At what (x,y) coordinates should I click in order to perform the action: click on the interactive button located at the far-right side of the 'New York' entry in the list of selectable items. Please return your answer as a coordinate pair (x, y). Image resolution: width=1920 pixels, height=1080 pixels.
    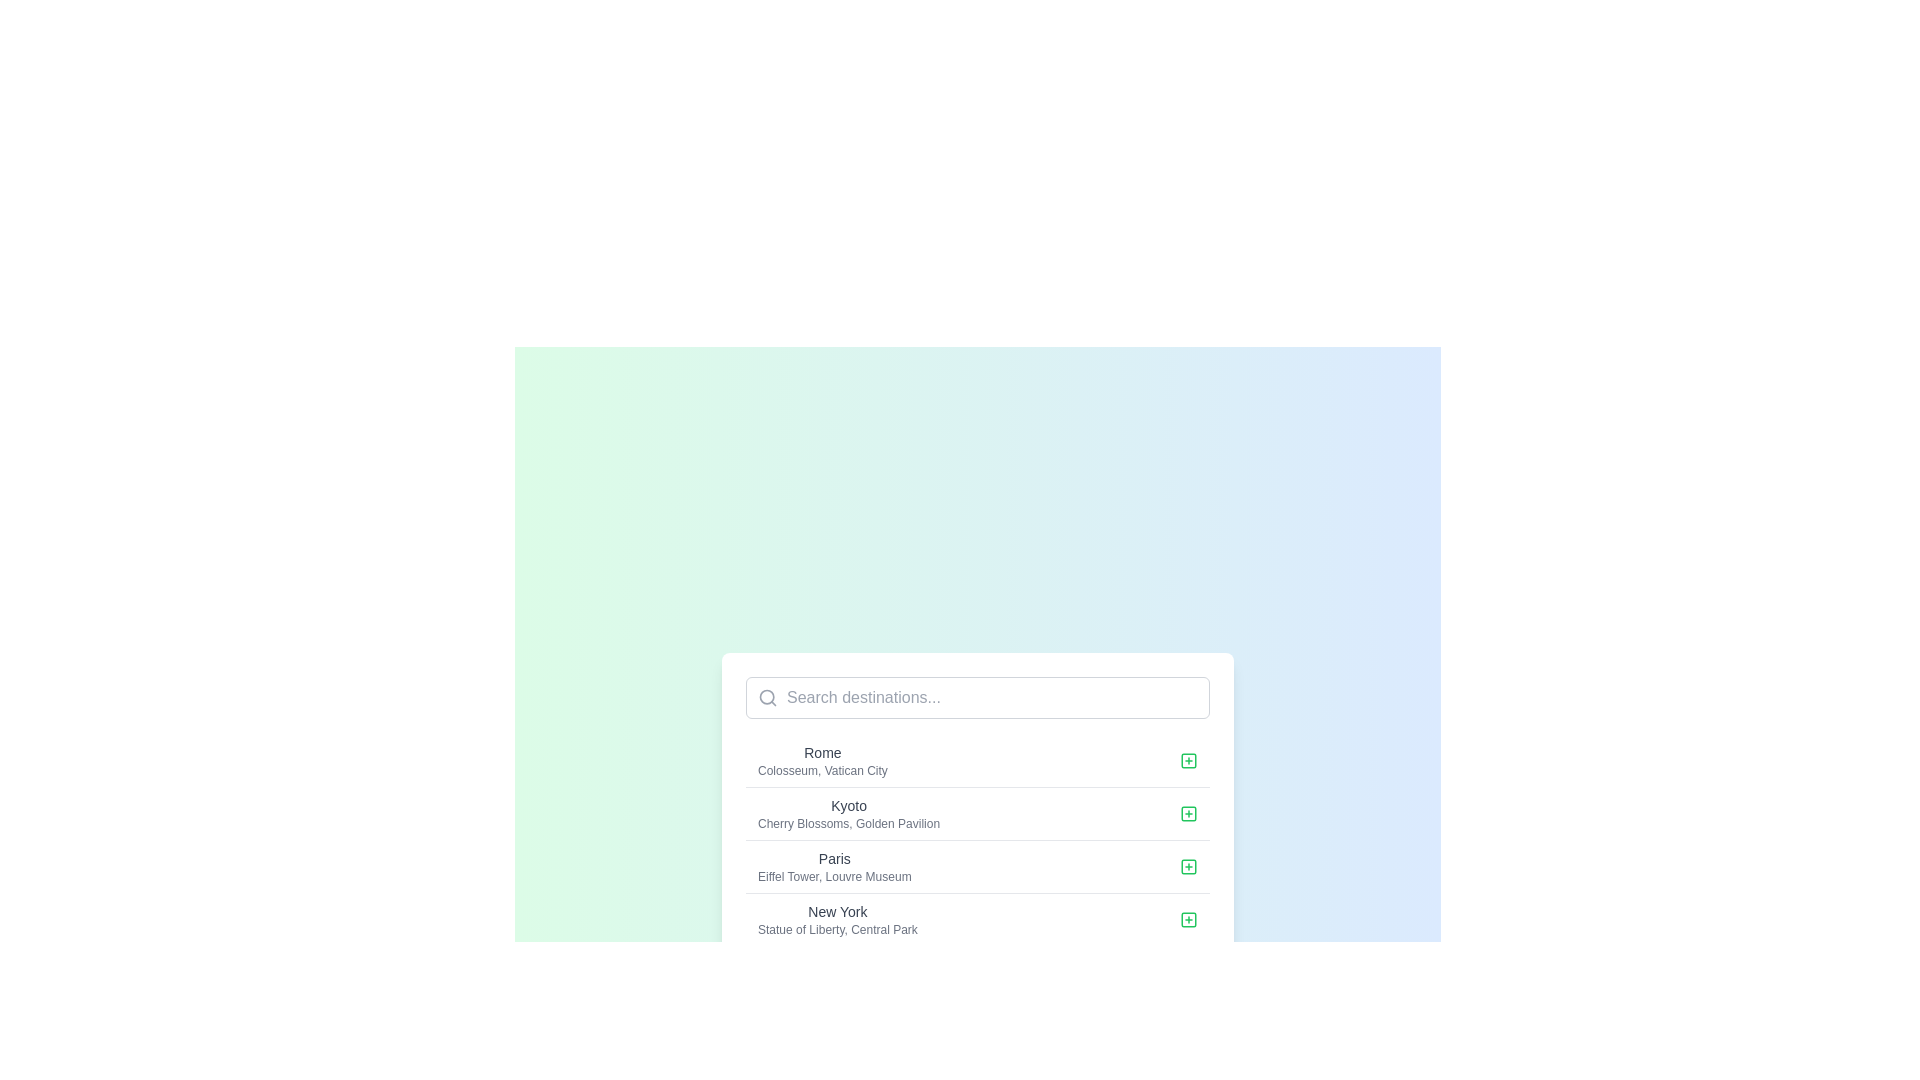
    Looking at the image, I should click on (1189, 920).